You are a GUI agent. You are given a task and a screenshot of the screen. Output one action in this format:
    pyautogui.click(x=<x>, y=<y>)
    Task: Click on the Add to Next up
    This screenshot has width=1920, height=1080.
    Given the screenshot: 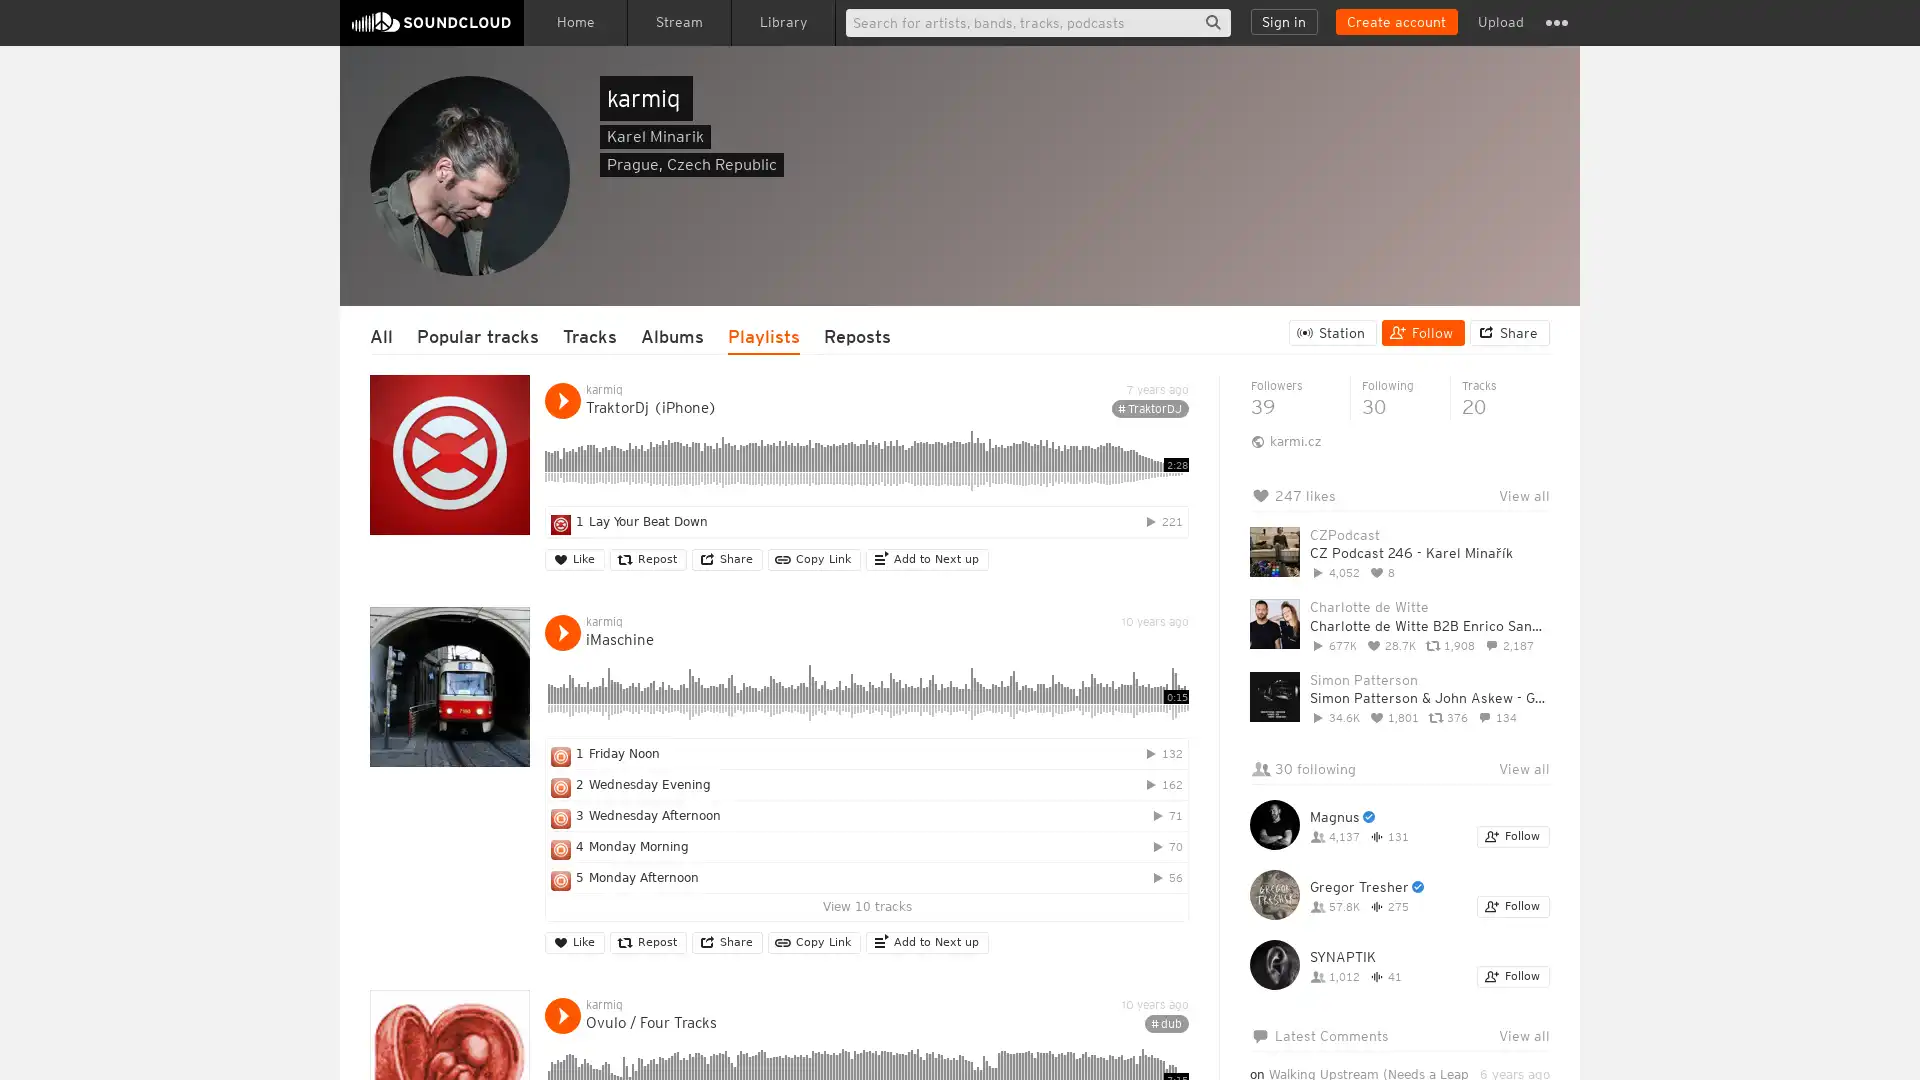 What is the action you would take?
    pyautogui.click(x=926, y=942)
    